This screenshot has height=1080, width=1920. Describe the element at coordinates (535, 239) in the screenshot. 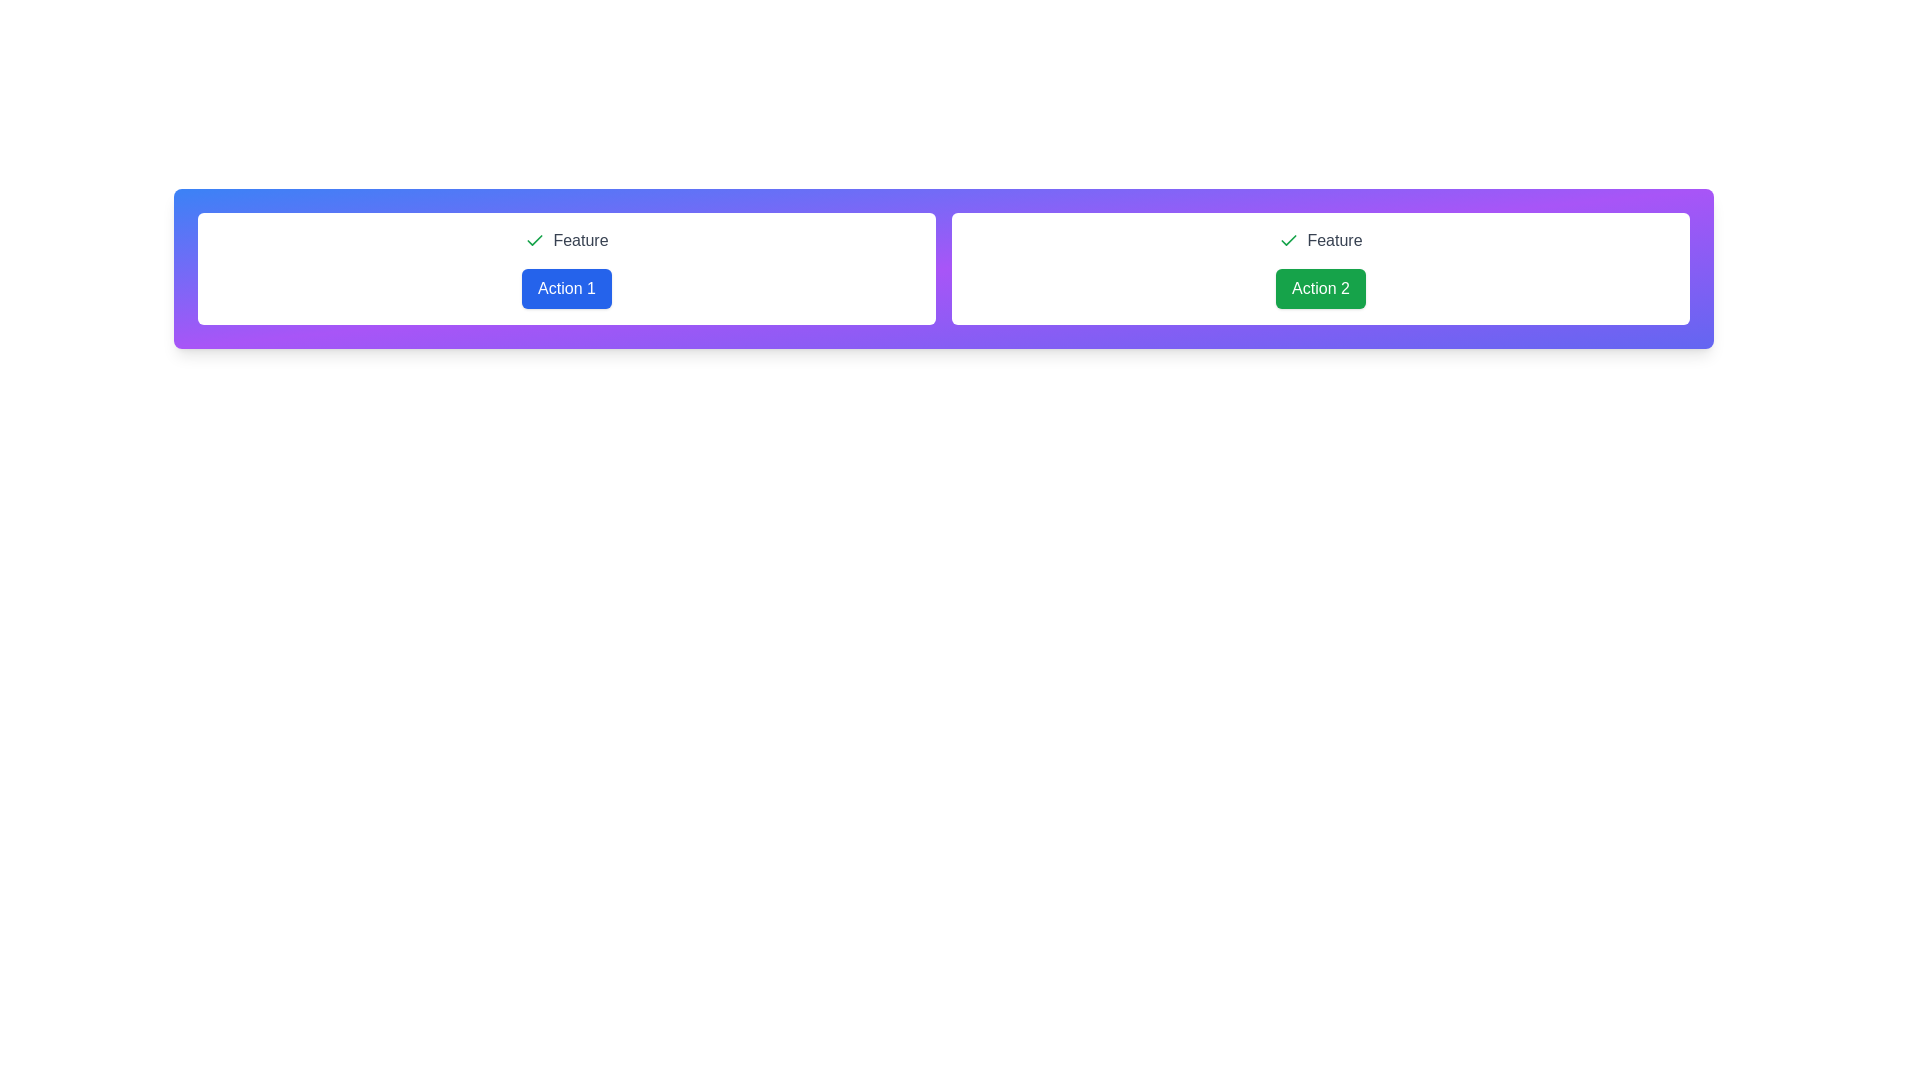

I see `the green checkmark icon styled with the 'lucide' icon library, located to the left of the label text 'Feature'` at that location.